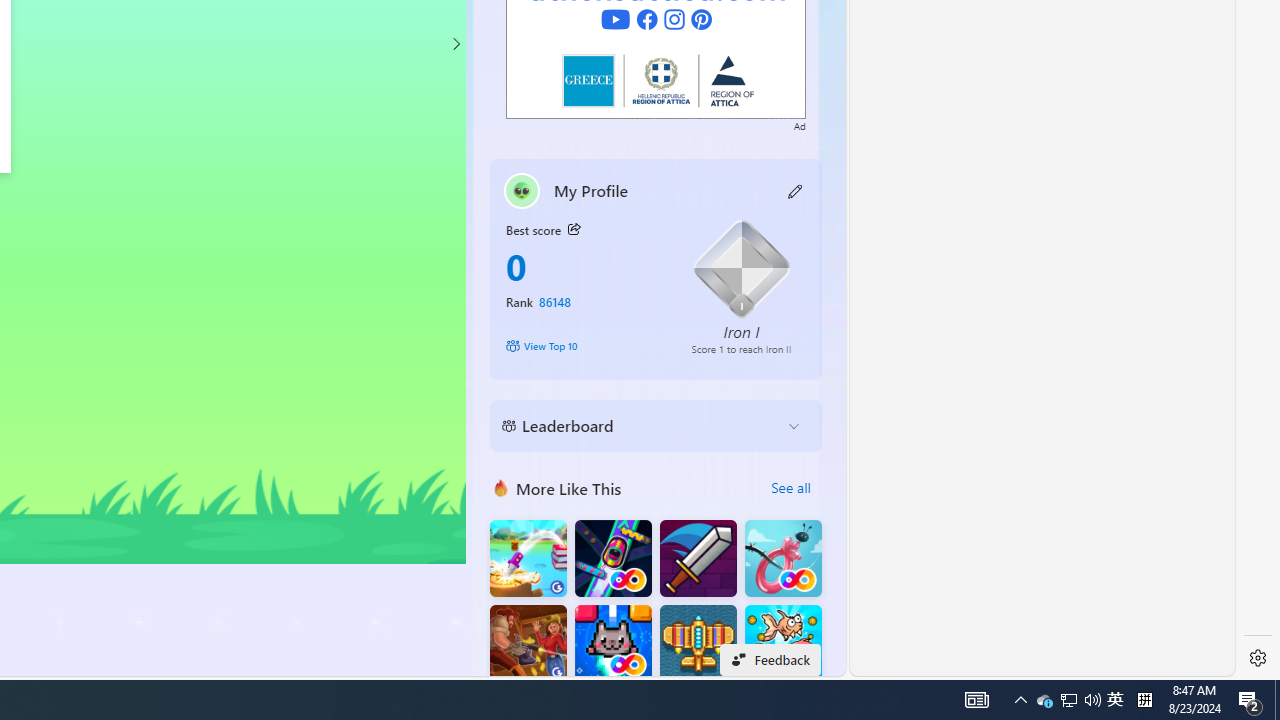 The width and height of the screenshot is (1280, 720). What do you see at coordinates (1092, 698) in the screenshot?
I see `'Q2790: 100%'` at bounding box center [1092, 698].